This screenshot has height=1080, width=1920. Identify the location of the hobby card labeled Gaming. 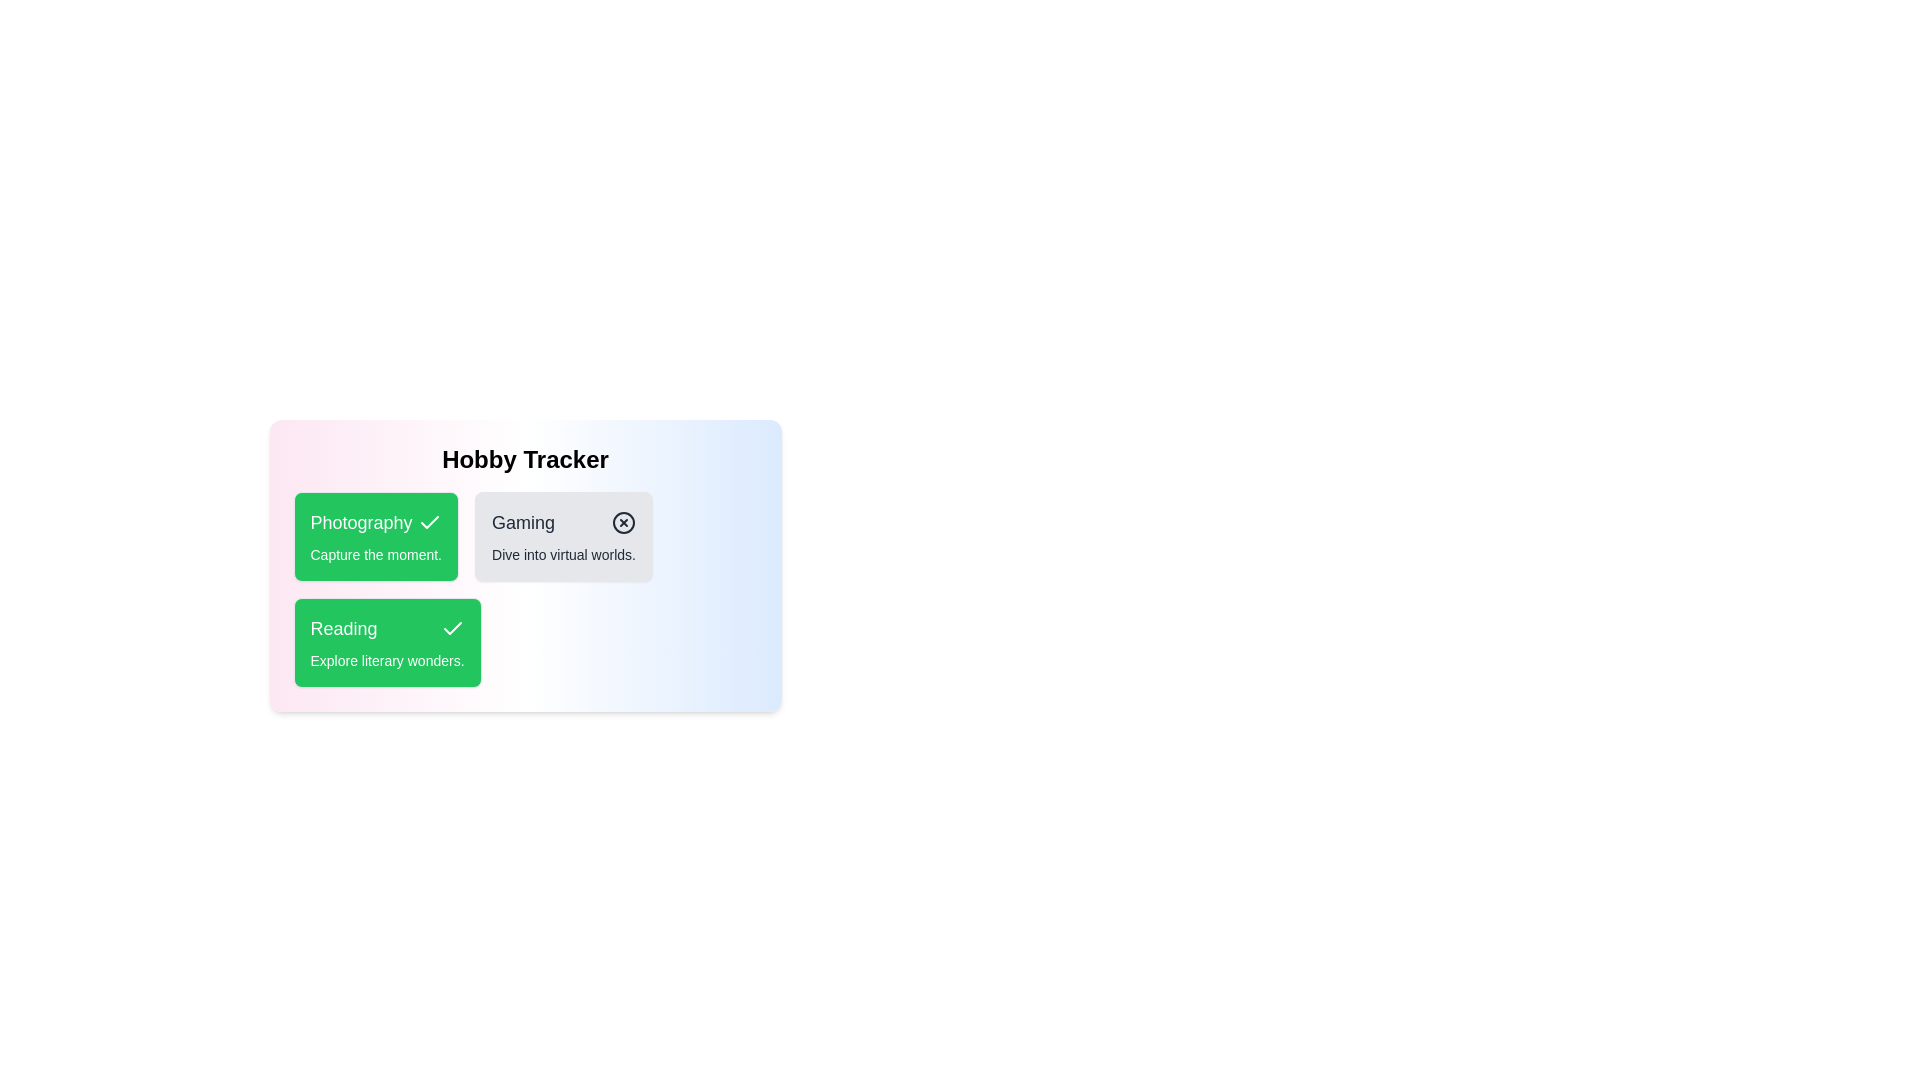
(561, 535).